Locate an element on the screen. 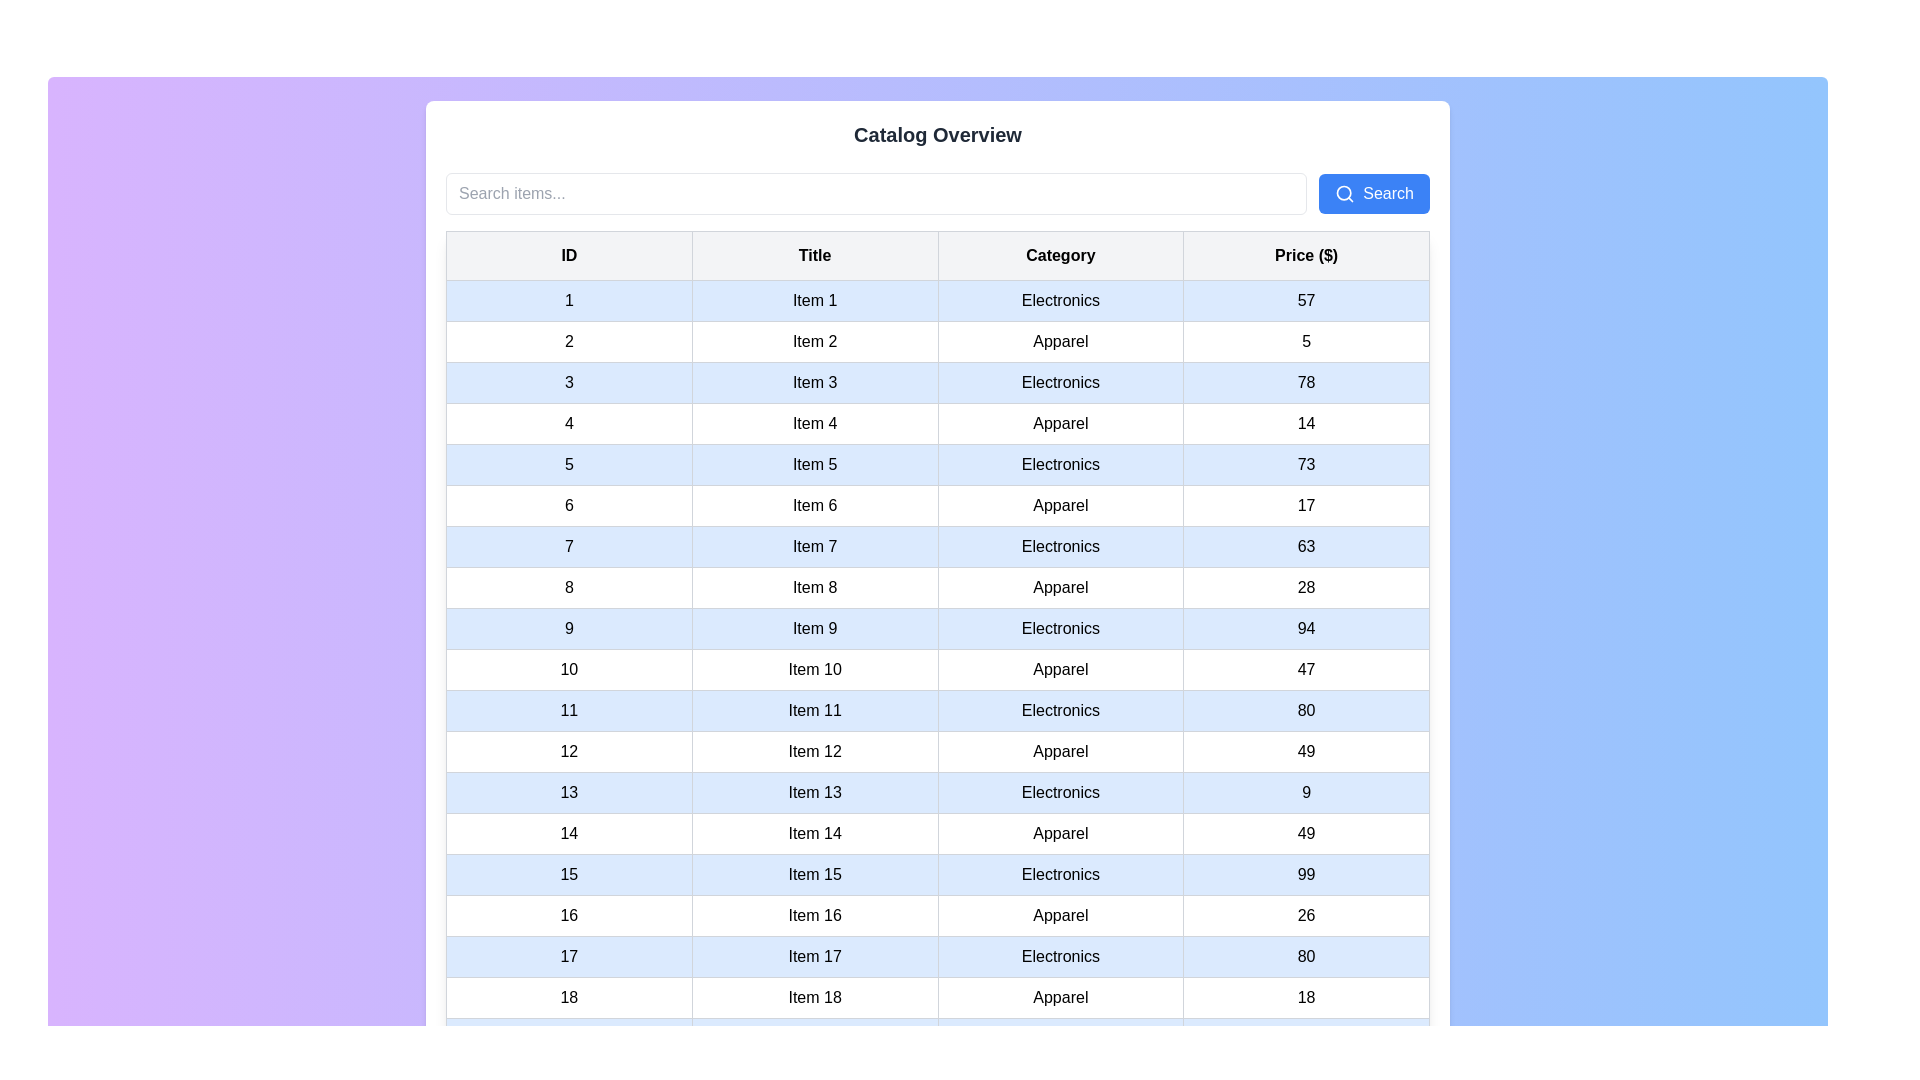 This screenshot has height=1080, width=1920. the static text label displaying the number '28' in the fourth column of the eighth row, which is part of the 'Price ($)' column header and adjacent to 'Apparel' is located at coordinates (1306, 586).